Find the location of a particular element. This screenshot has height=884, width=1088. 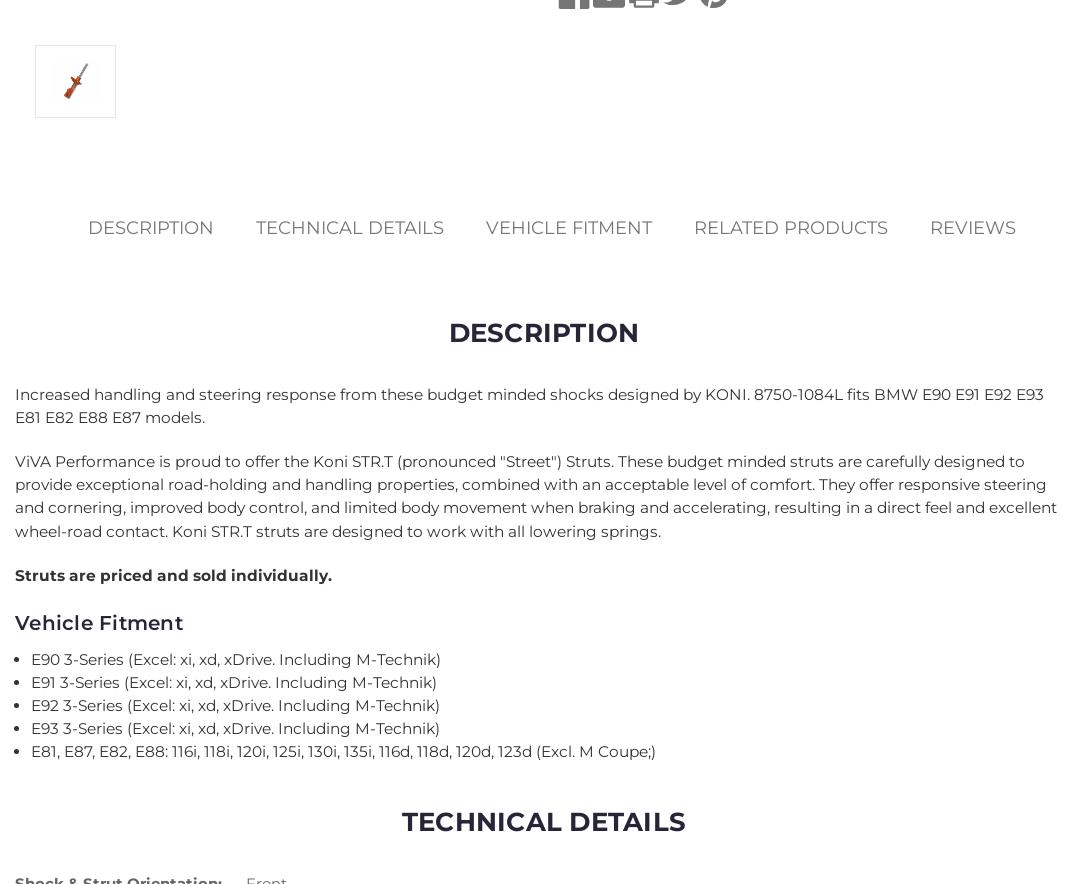

'REVIEWS' is located at coordinates (971, 227).